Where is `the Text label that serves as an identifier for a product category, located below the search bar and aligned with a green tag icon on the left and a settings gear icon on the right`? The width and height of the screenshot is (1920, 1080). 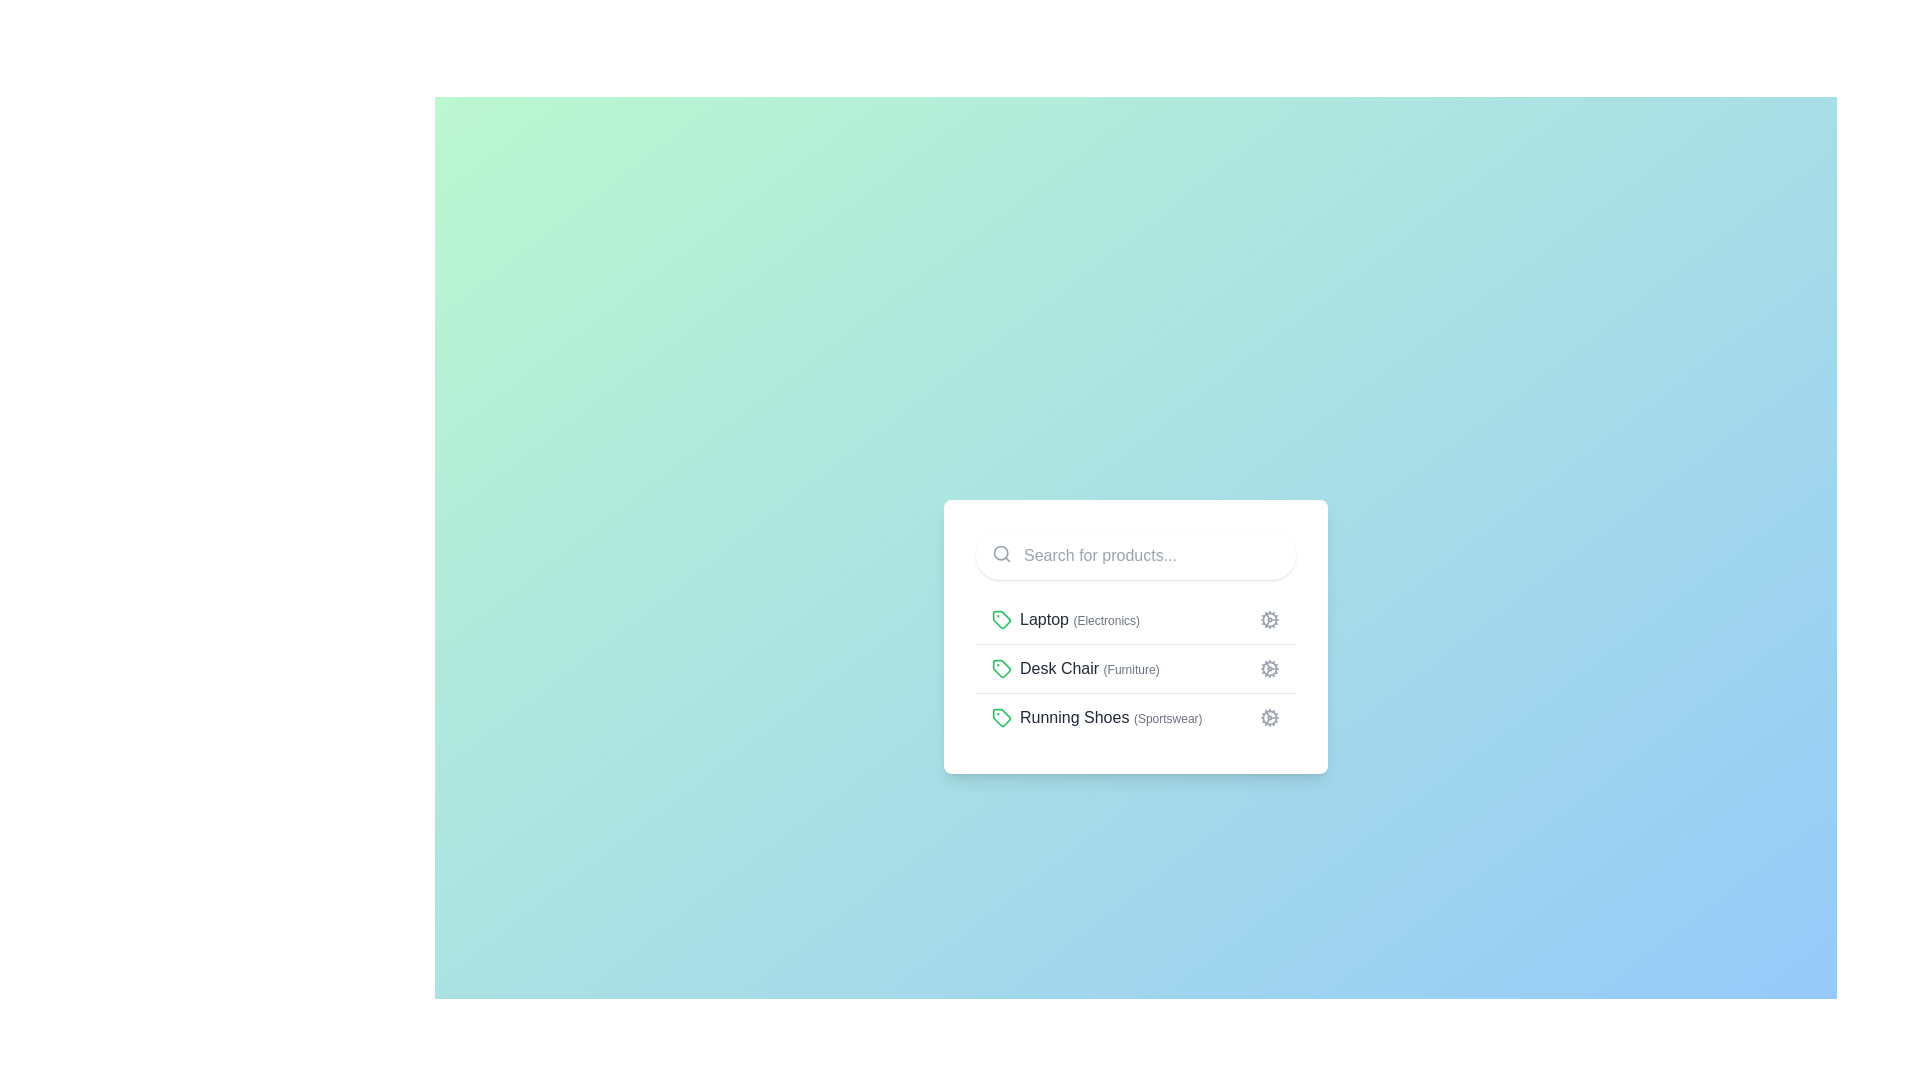
the Text label that serves as an identifier for a product category, located below the search bar and aligned with a green tag icon on the left and a settings gear icon on the right is located at coordinates (1079, 619).